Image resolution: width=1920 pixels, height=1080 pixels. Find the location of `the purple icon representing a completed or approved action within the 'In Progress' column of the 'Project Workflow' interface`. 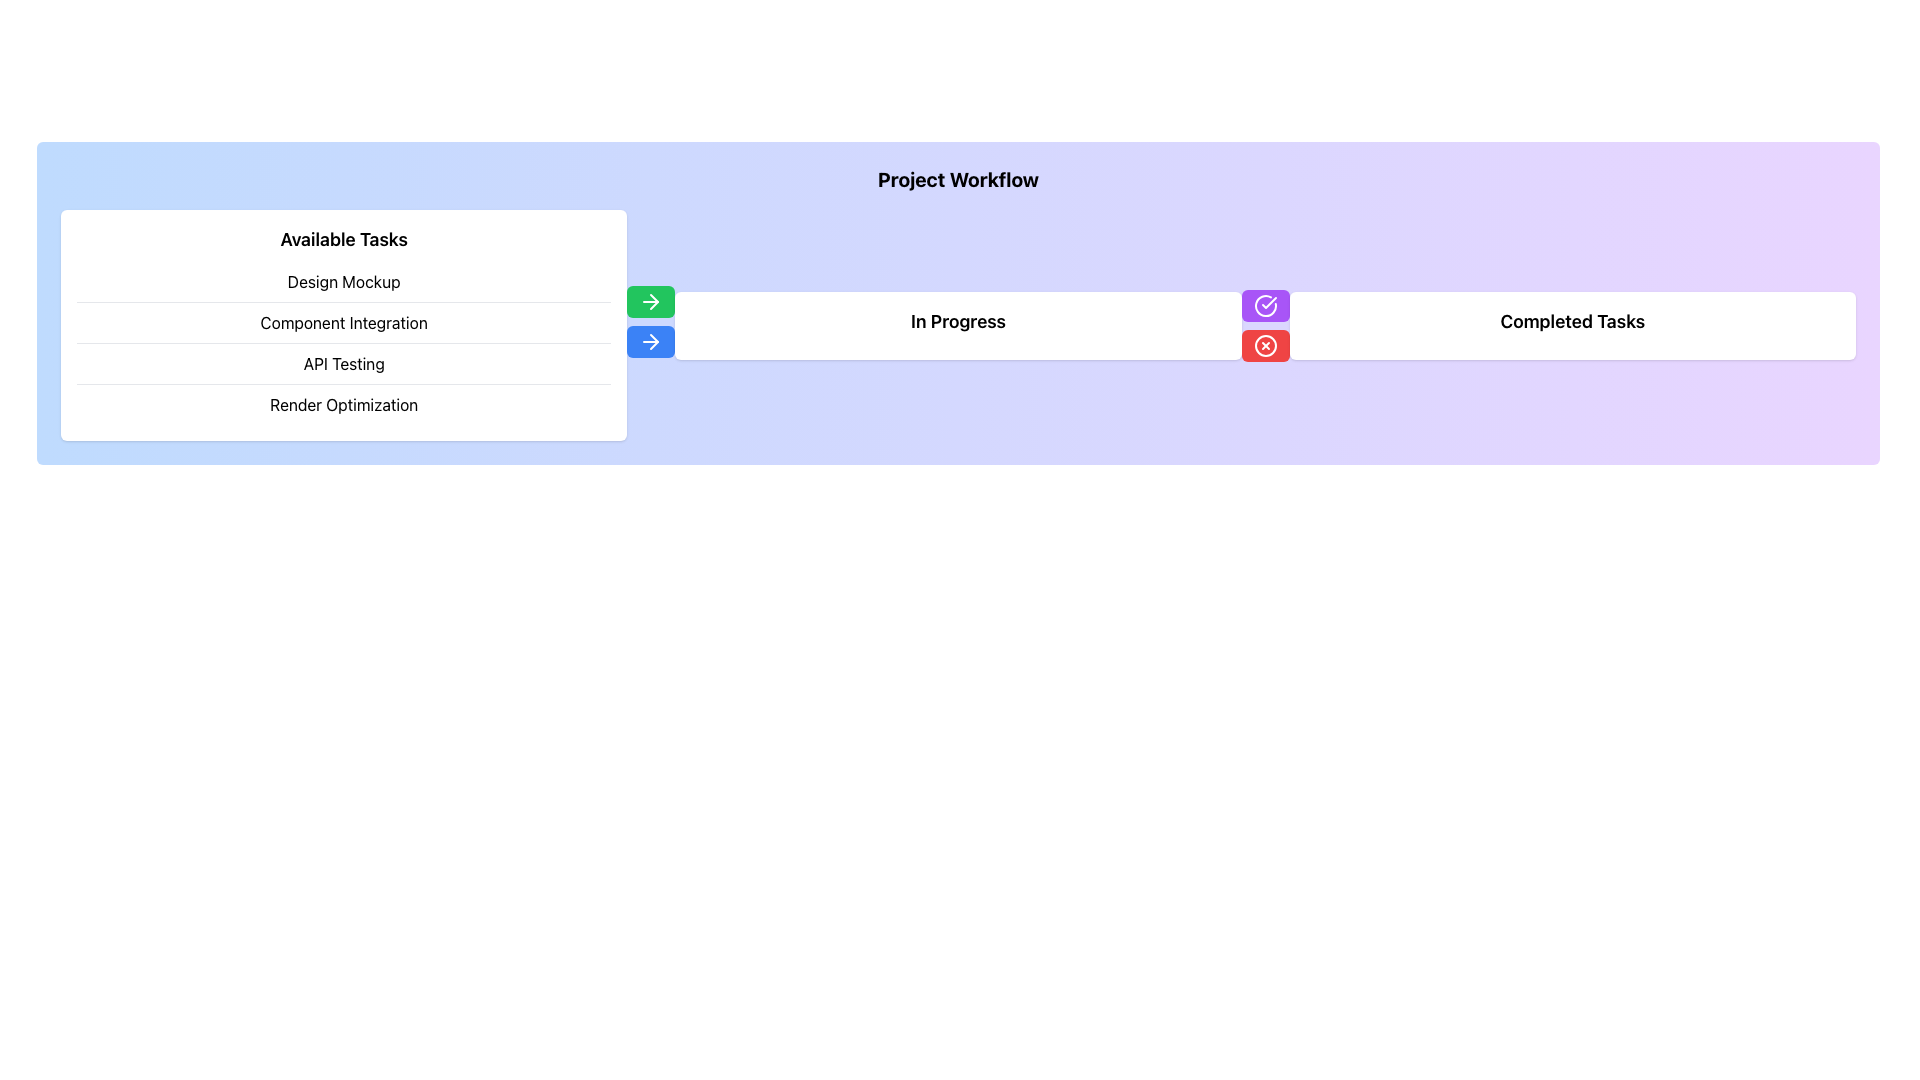

the purple icon representing a completed or approved action within the 'In Progress' column of the 'Project Workflow' interface is located at coordinates (1267, 301).